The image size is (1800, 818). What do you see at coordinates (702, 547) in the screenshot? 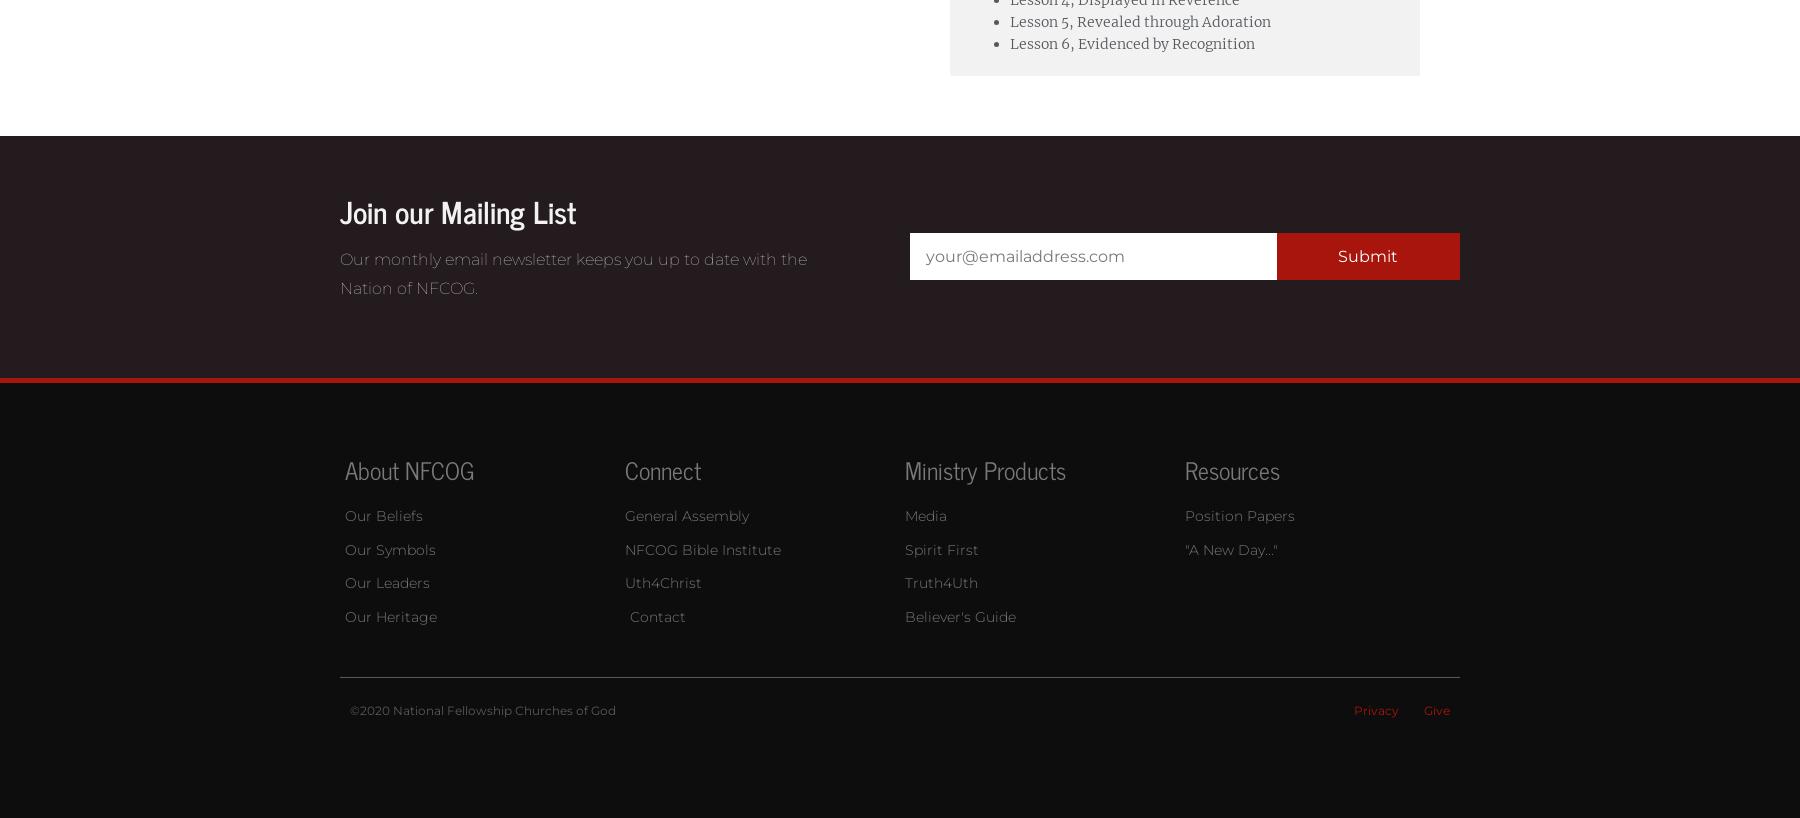
I see `'NFCOG Bible Institute'` at bounding box center [702, 547].